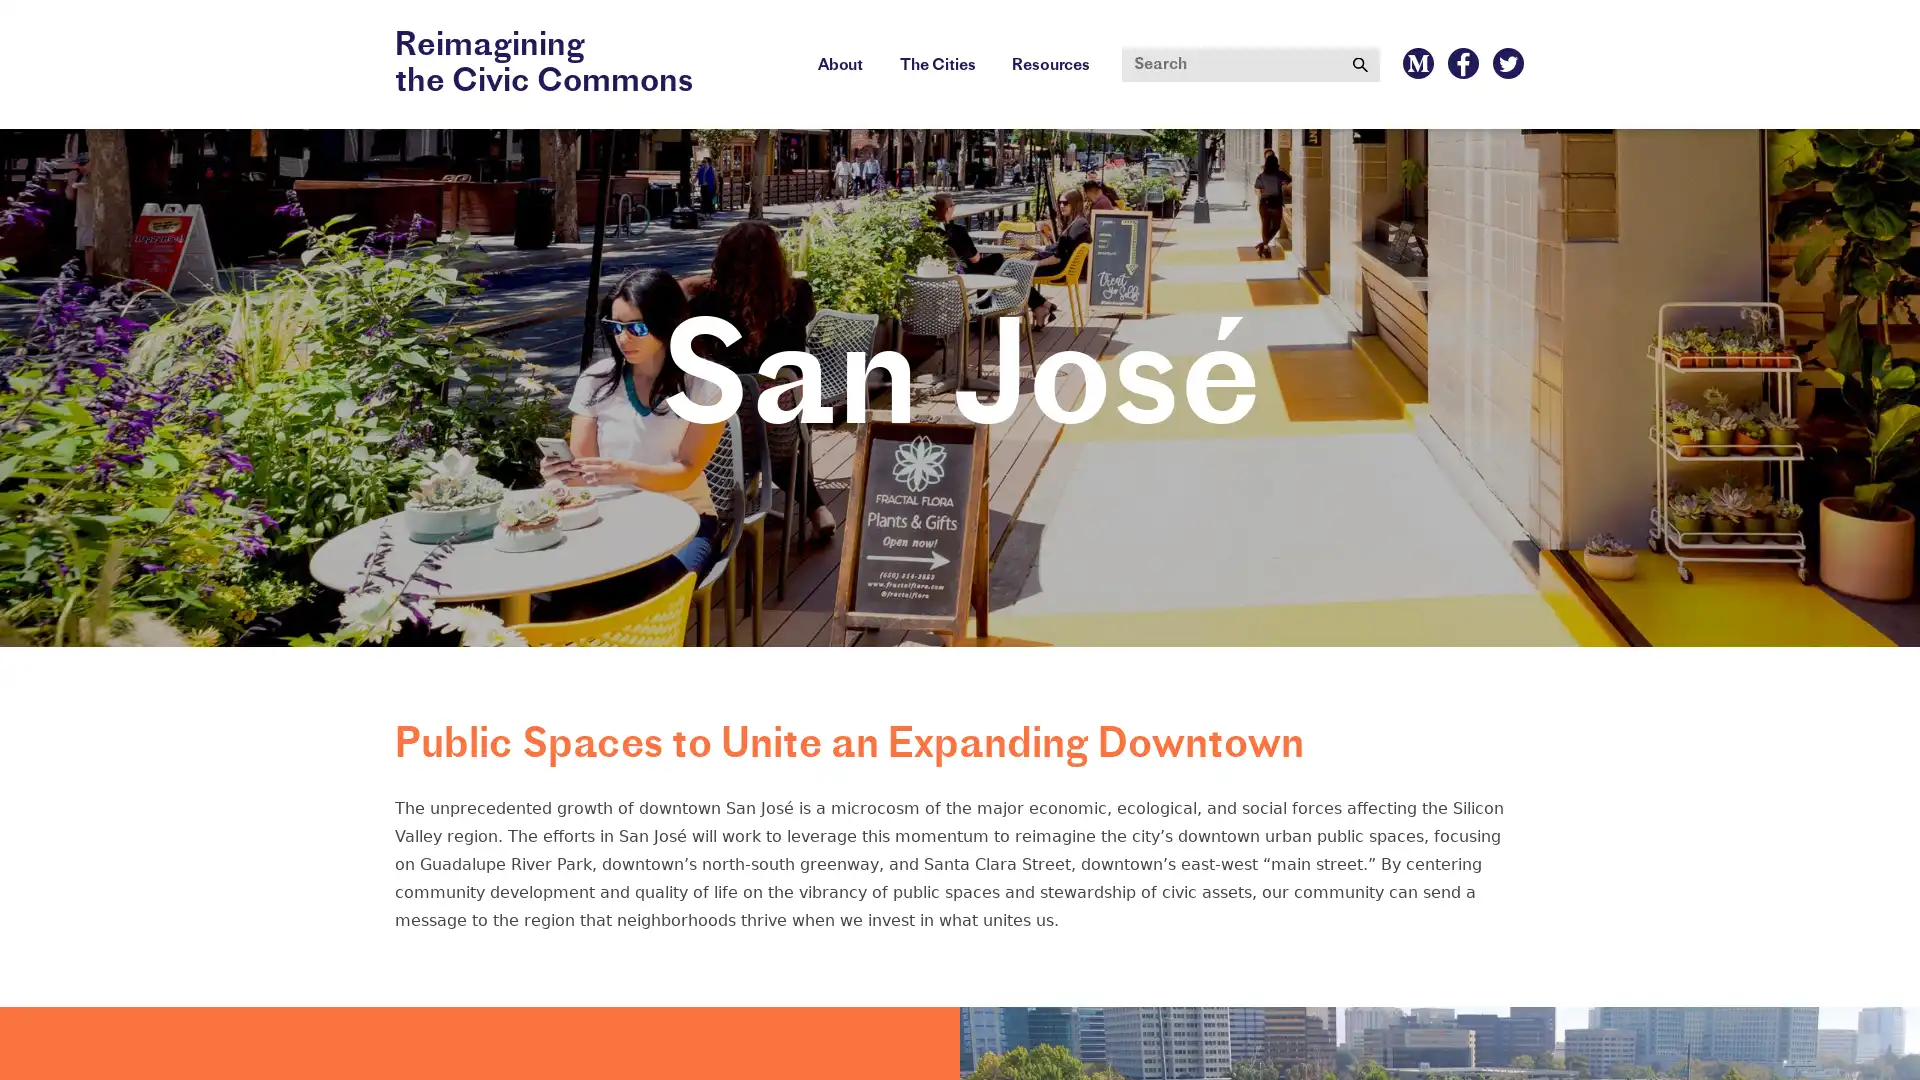 This screenshot has width=1920, height=1080. I want to click on Submit, so click(1360, 63).